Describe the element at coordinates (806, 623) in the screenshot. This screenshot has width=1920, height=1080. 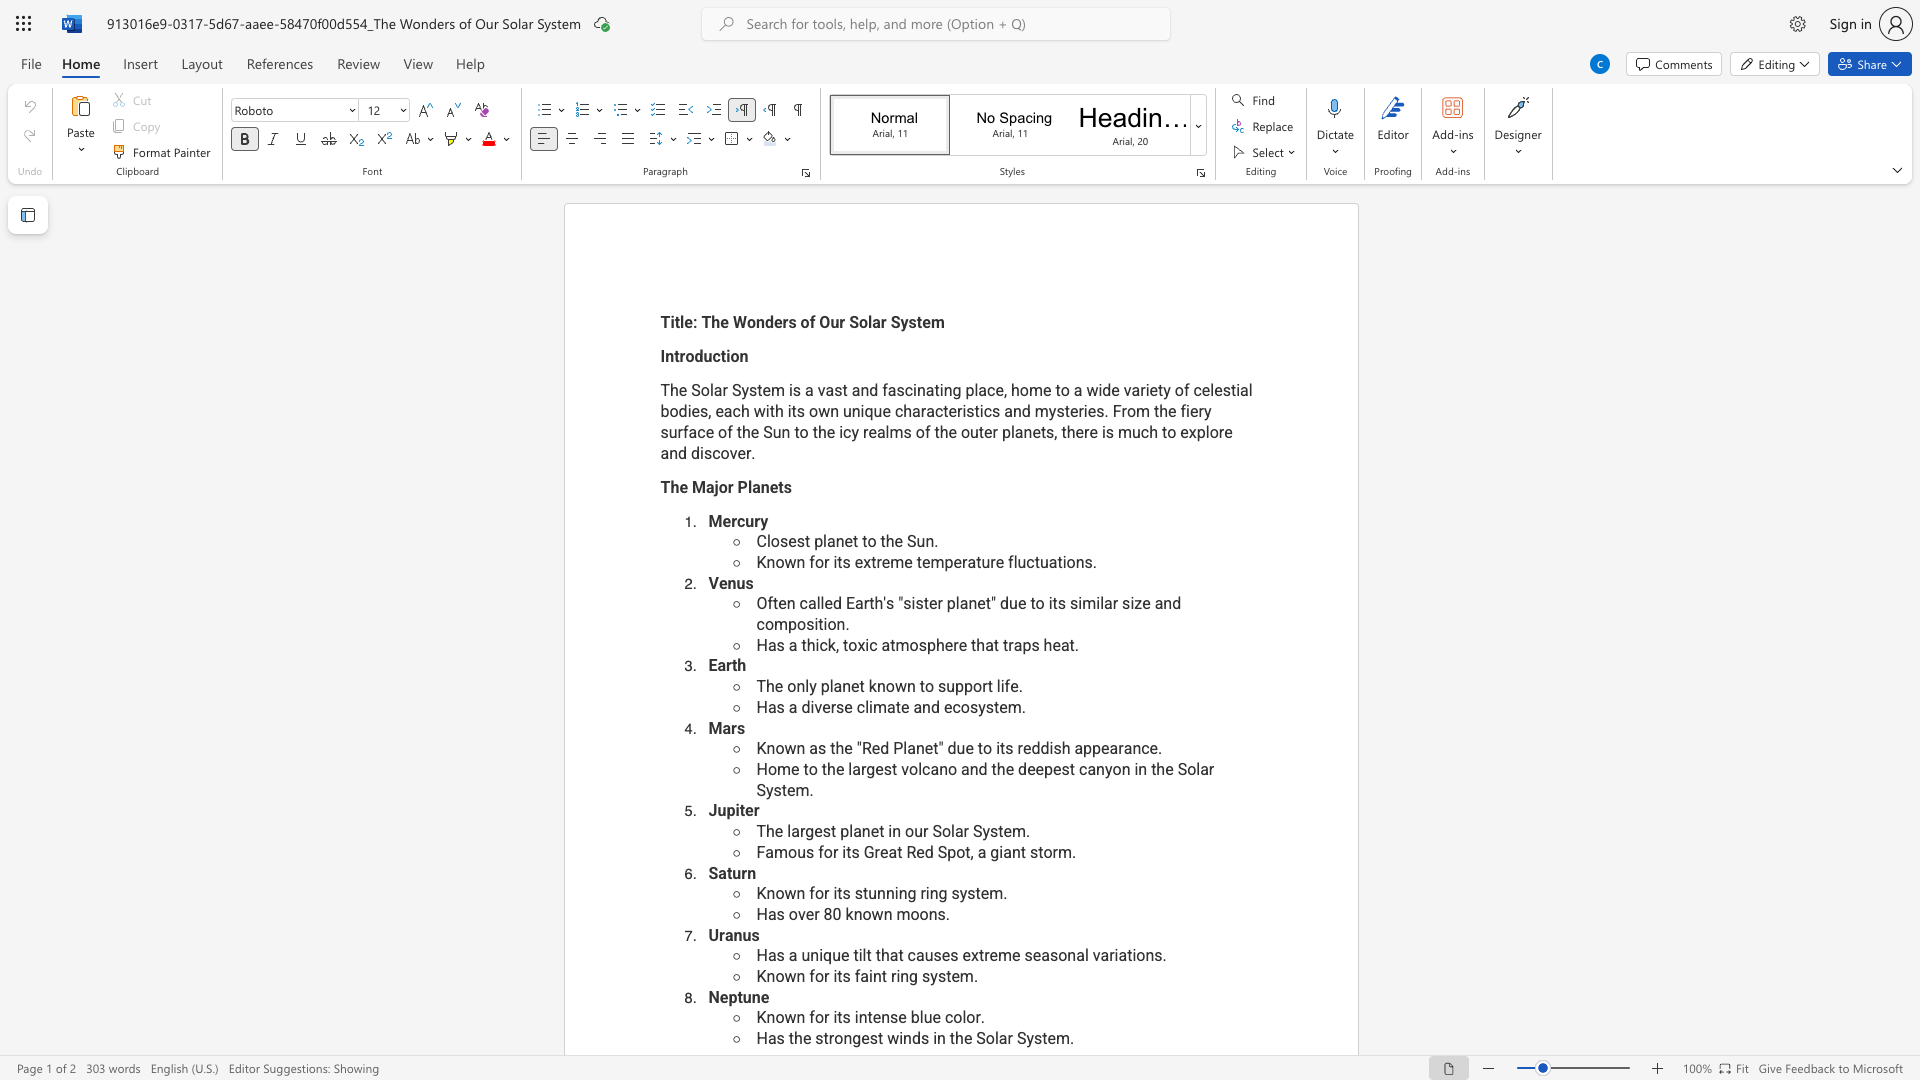
I see `the subset text "sitio" within the text "Often called Earth"` at that location.